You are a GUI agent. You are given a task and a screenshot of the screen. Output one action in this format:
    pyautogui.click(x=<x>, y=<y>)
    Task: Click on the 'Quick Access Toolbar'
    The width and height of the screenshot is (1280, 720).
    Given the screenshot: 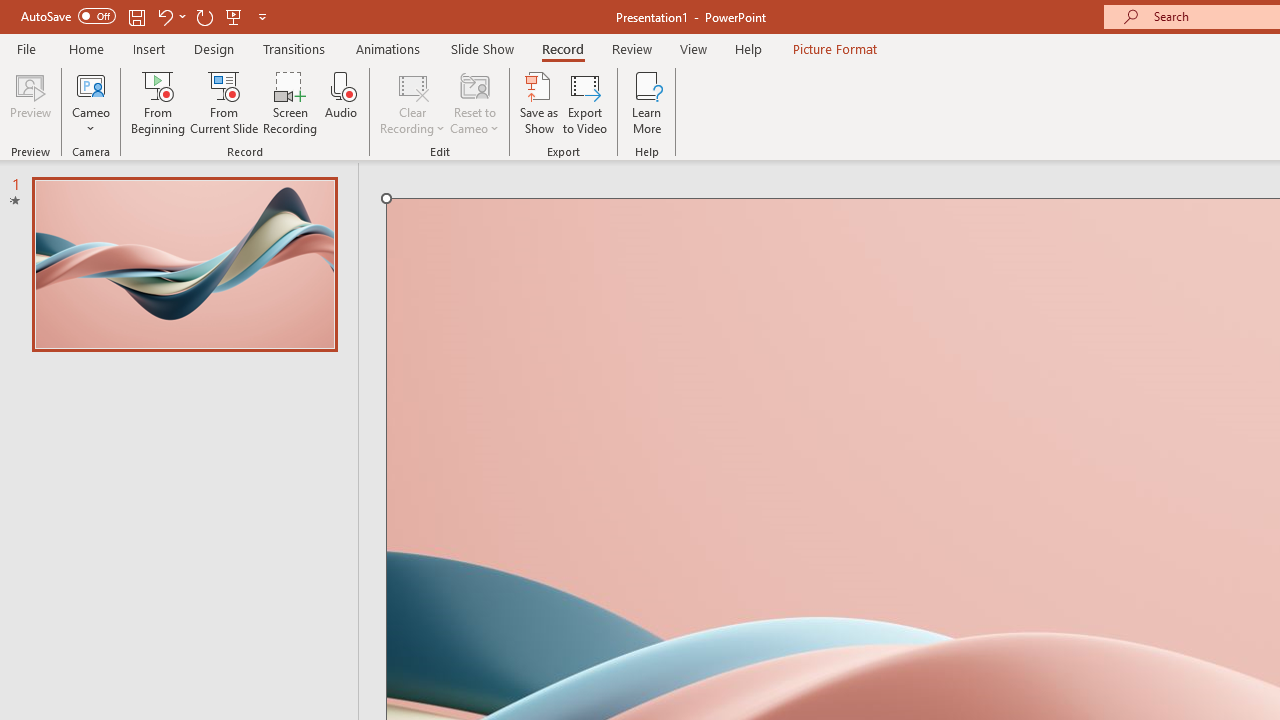 What is the action you would take?
    pyautogui.click(x=144, y=16)
    